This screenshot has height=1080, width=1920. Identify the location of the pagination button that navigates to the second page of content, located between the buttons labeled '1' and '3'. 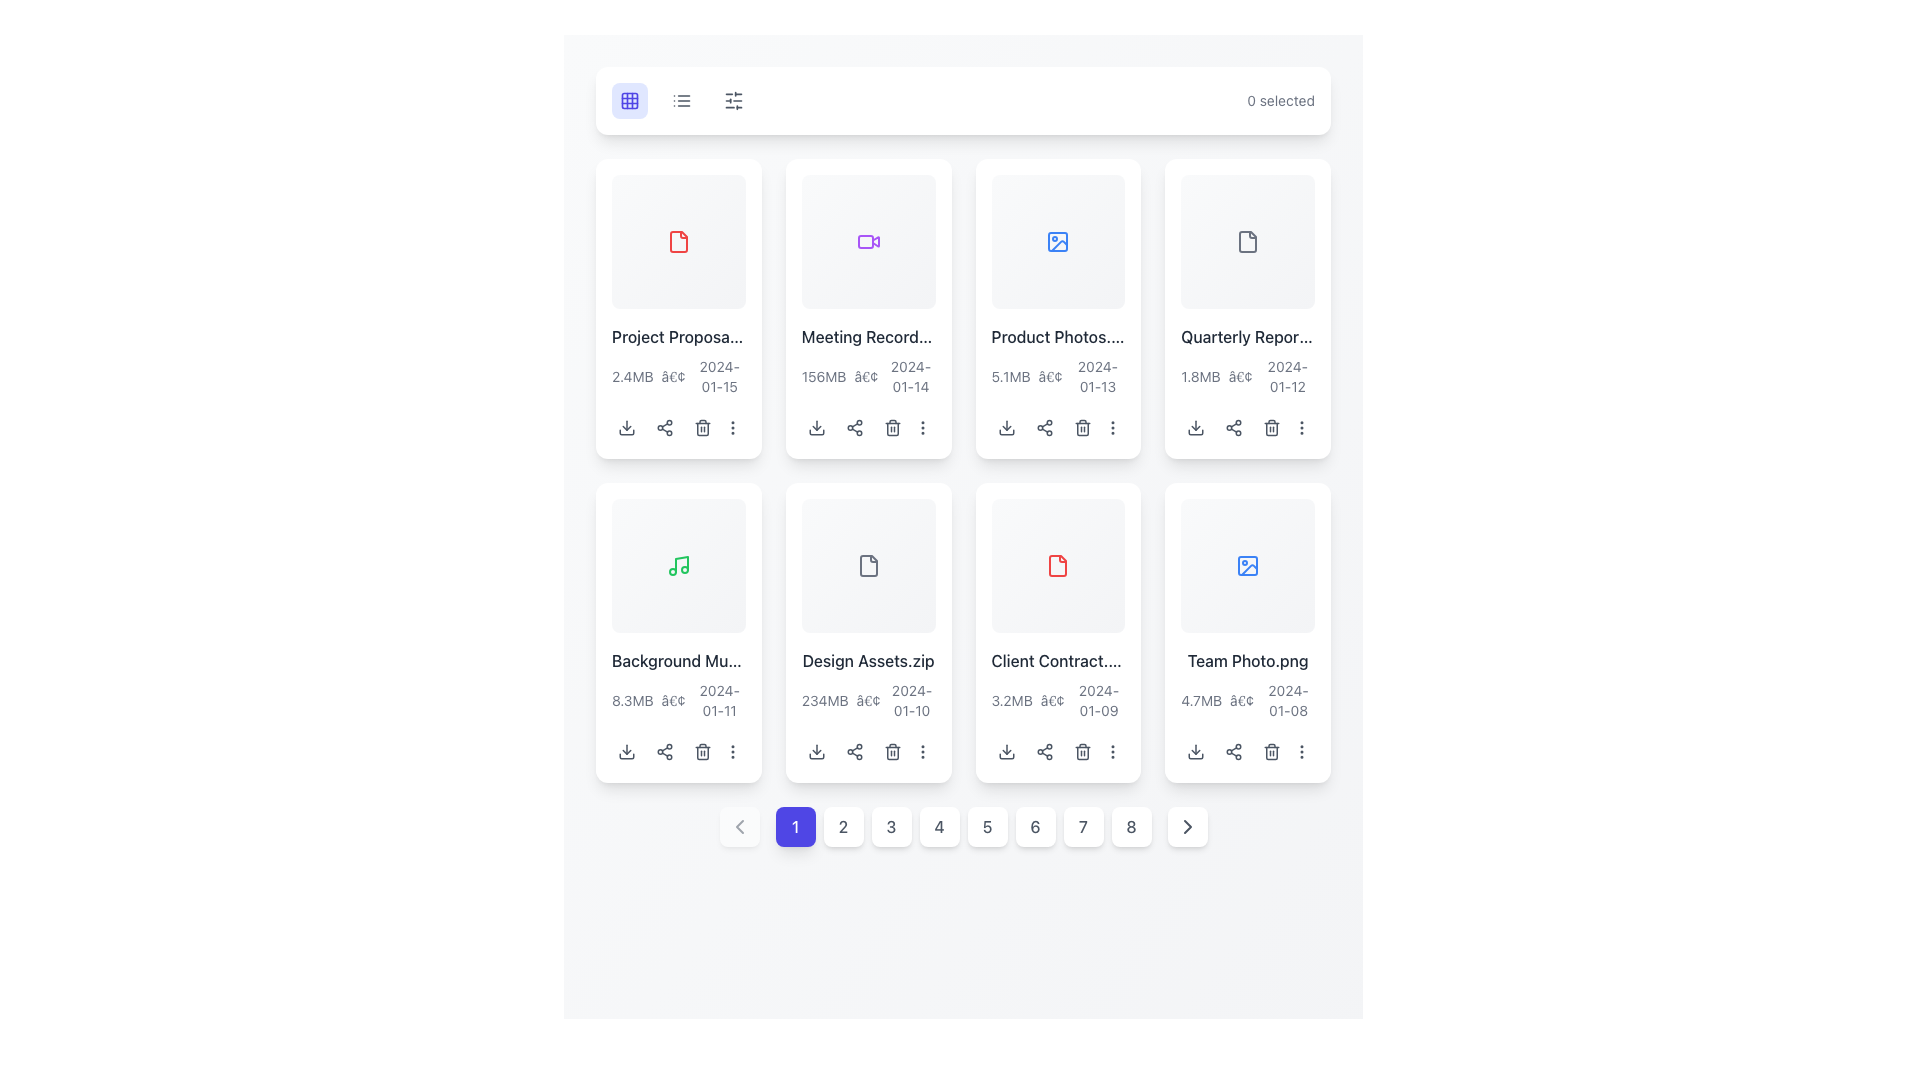
(843, 826).